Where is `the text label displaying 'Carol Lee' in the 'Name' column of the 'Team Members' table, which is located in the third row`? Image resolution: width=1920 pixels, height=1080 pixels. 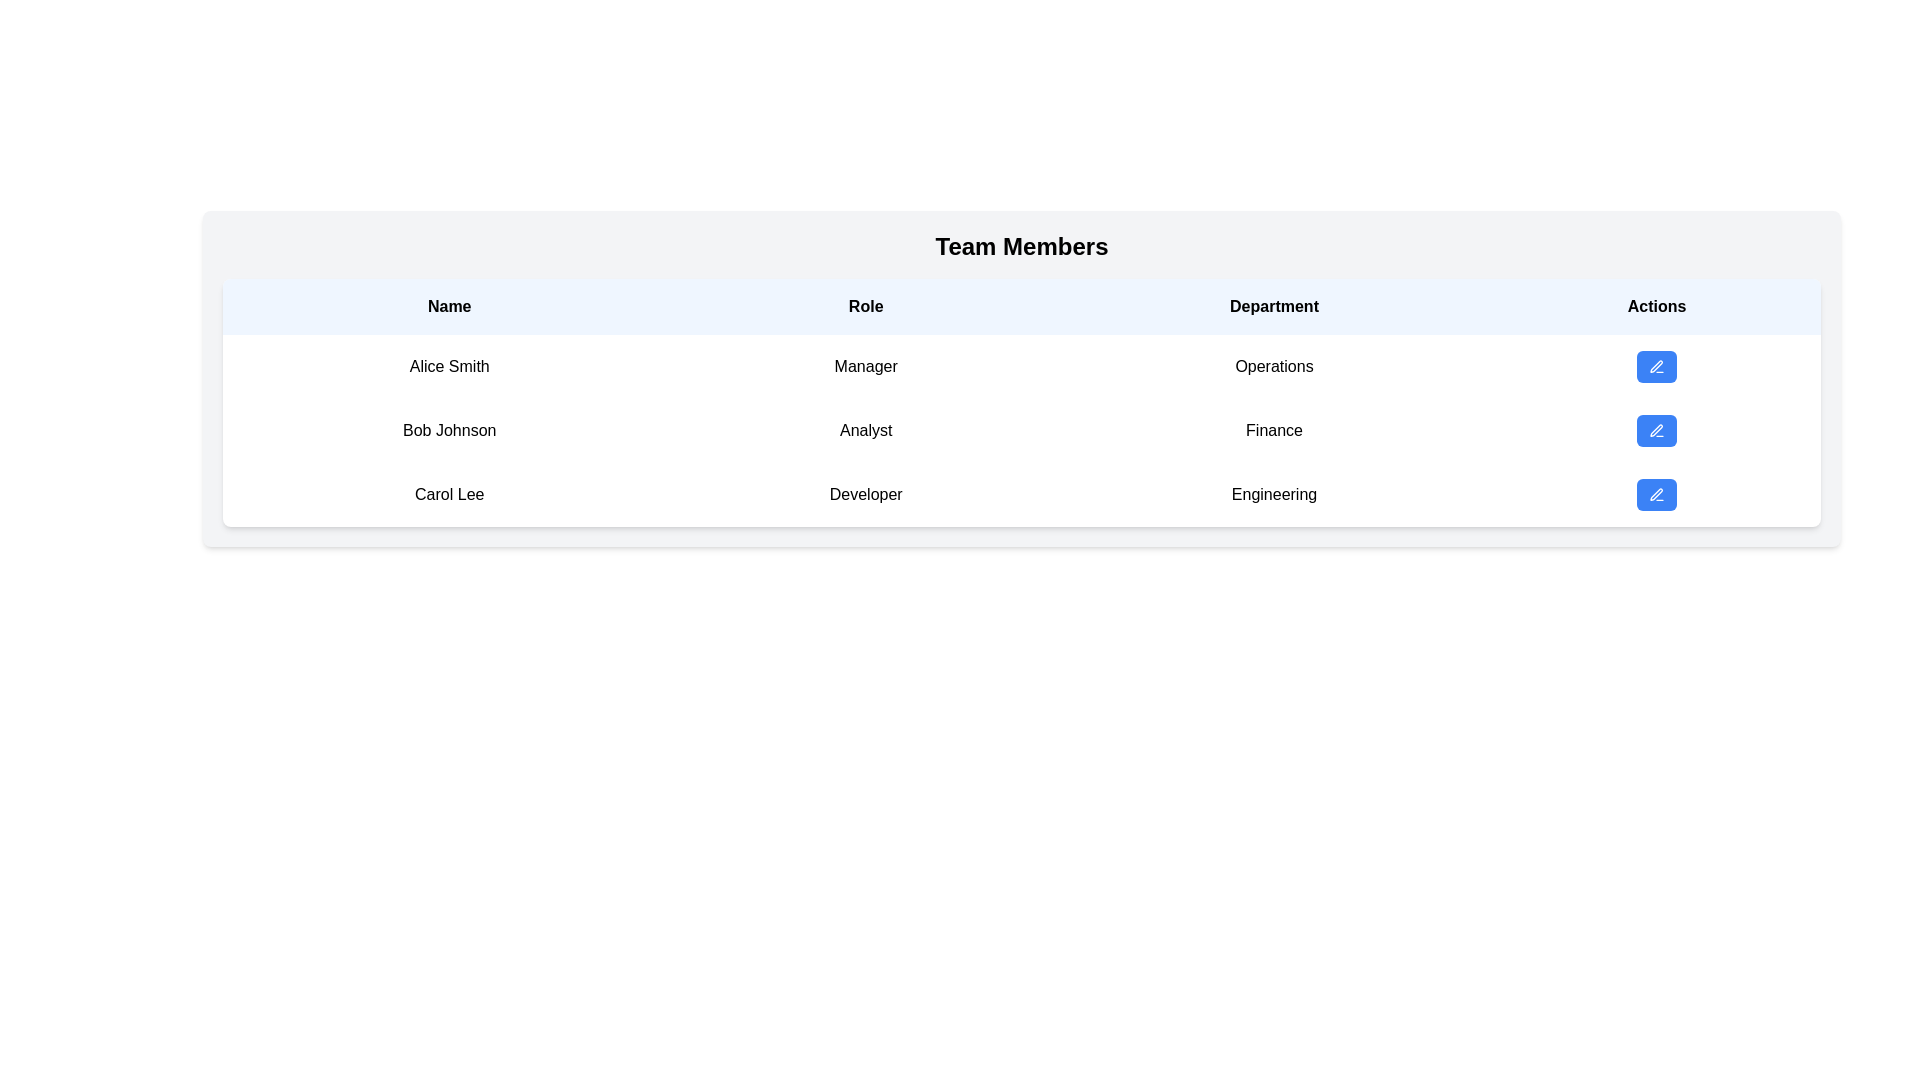
the text label displaying 'Carol Lee' in the 'Name' column of the 'Team Members' table, which is located in the third row is located at coordinates (448, 494).